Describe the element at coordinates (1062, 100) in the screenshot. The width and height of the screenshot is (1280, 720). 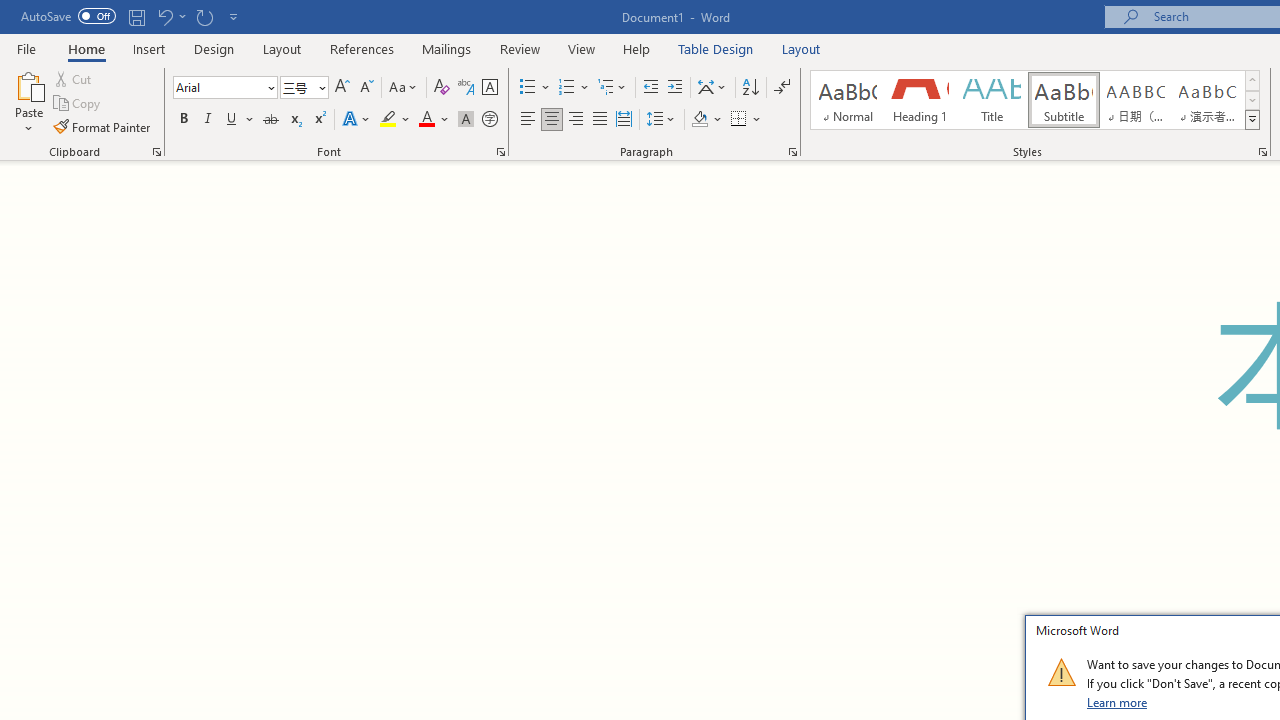
I see `'Subtitle'` at that location.